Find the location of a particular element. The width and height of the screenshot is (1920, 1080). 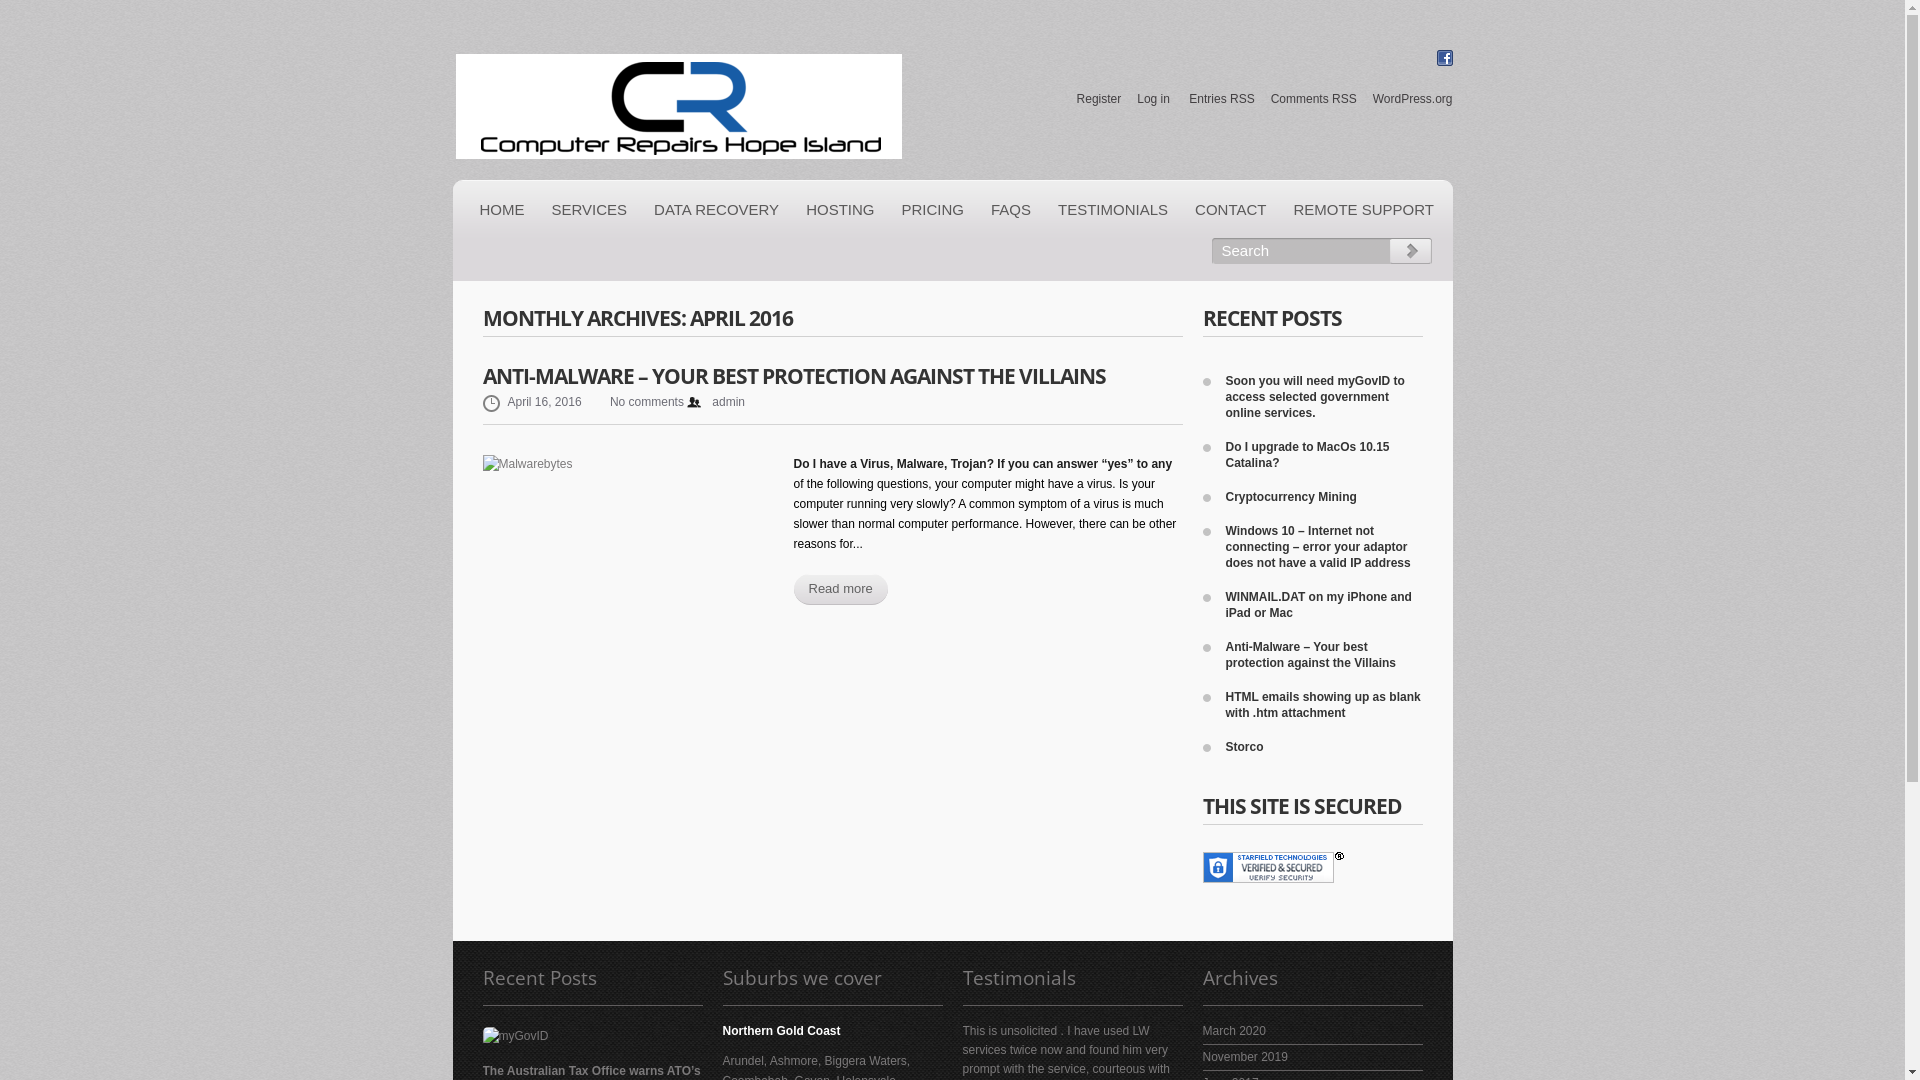

'WordPress.org' is located at coordinates (1411, 99).